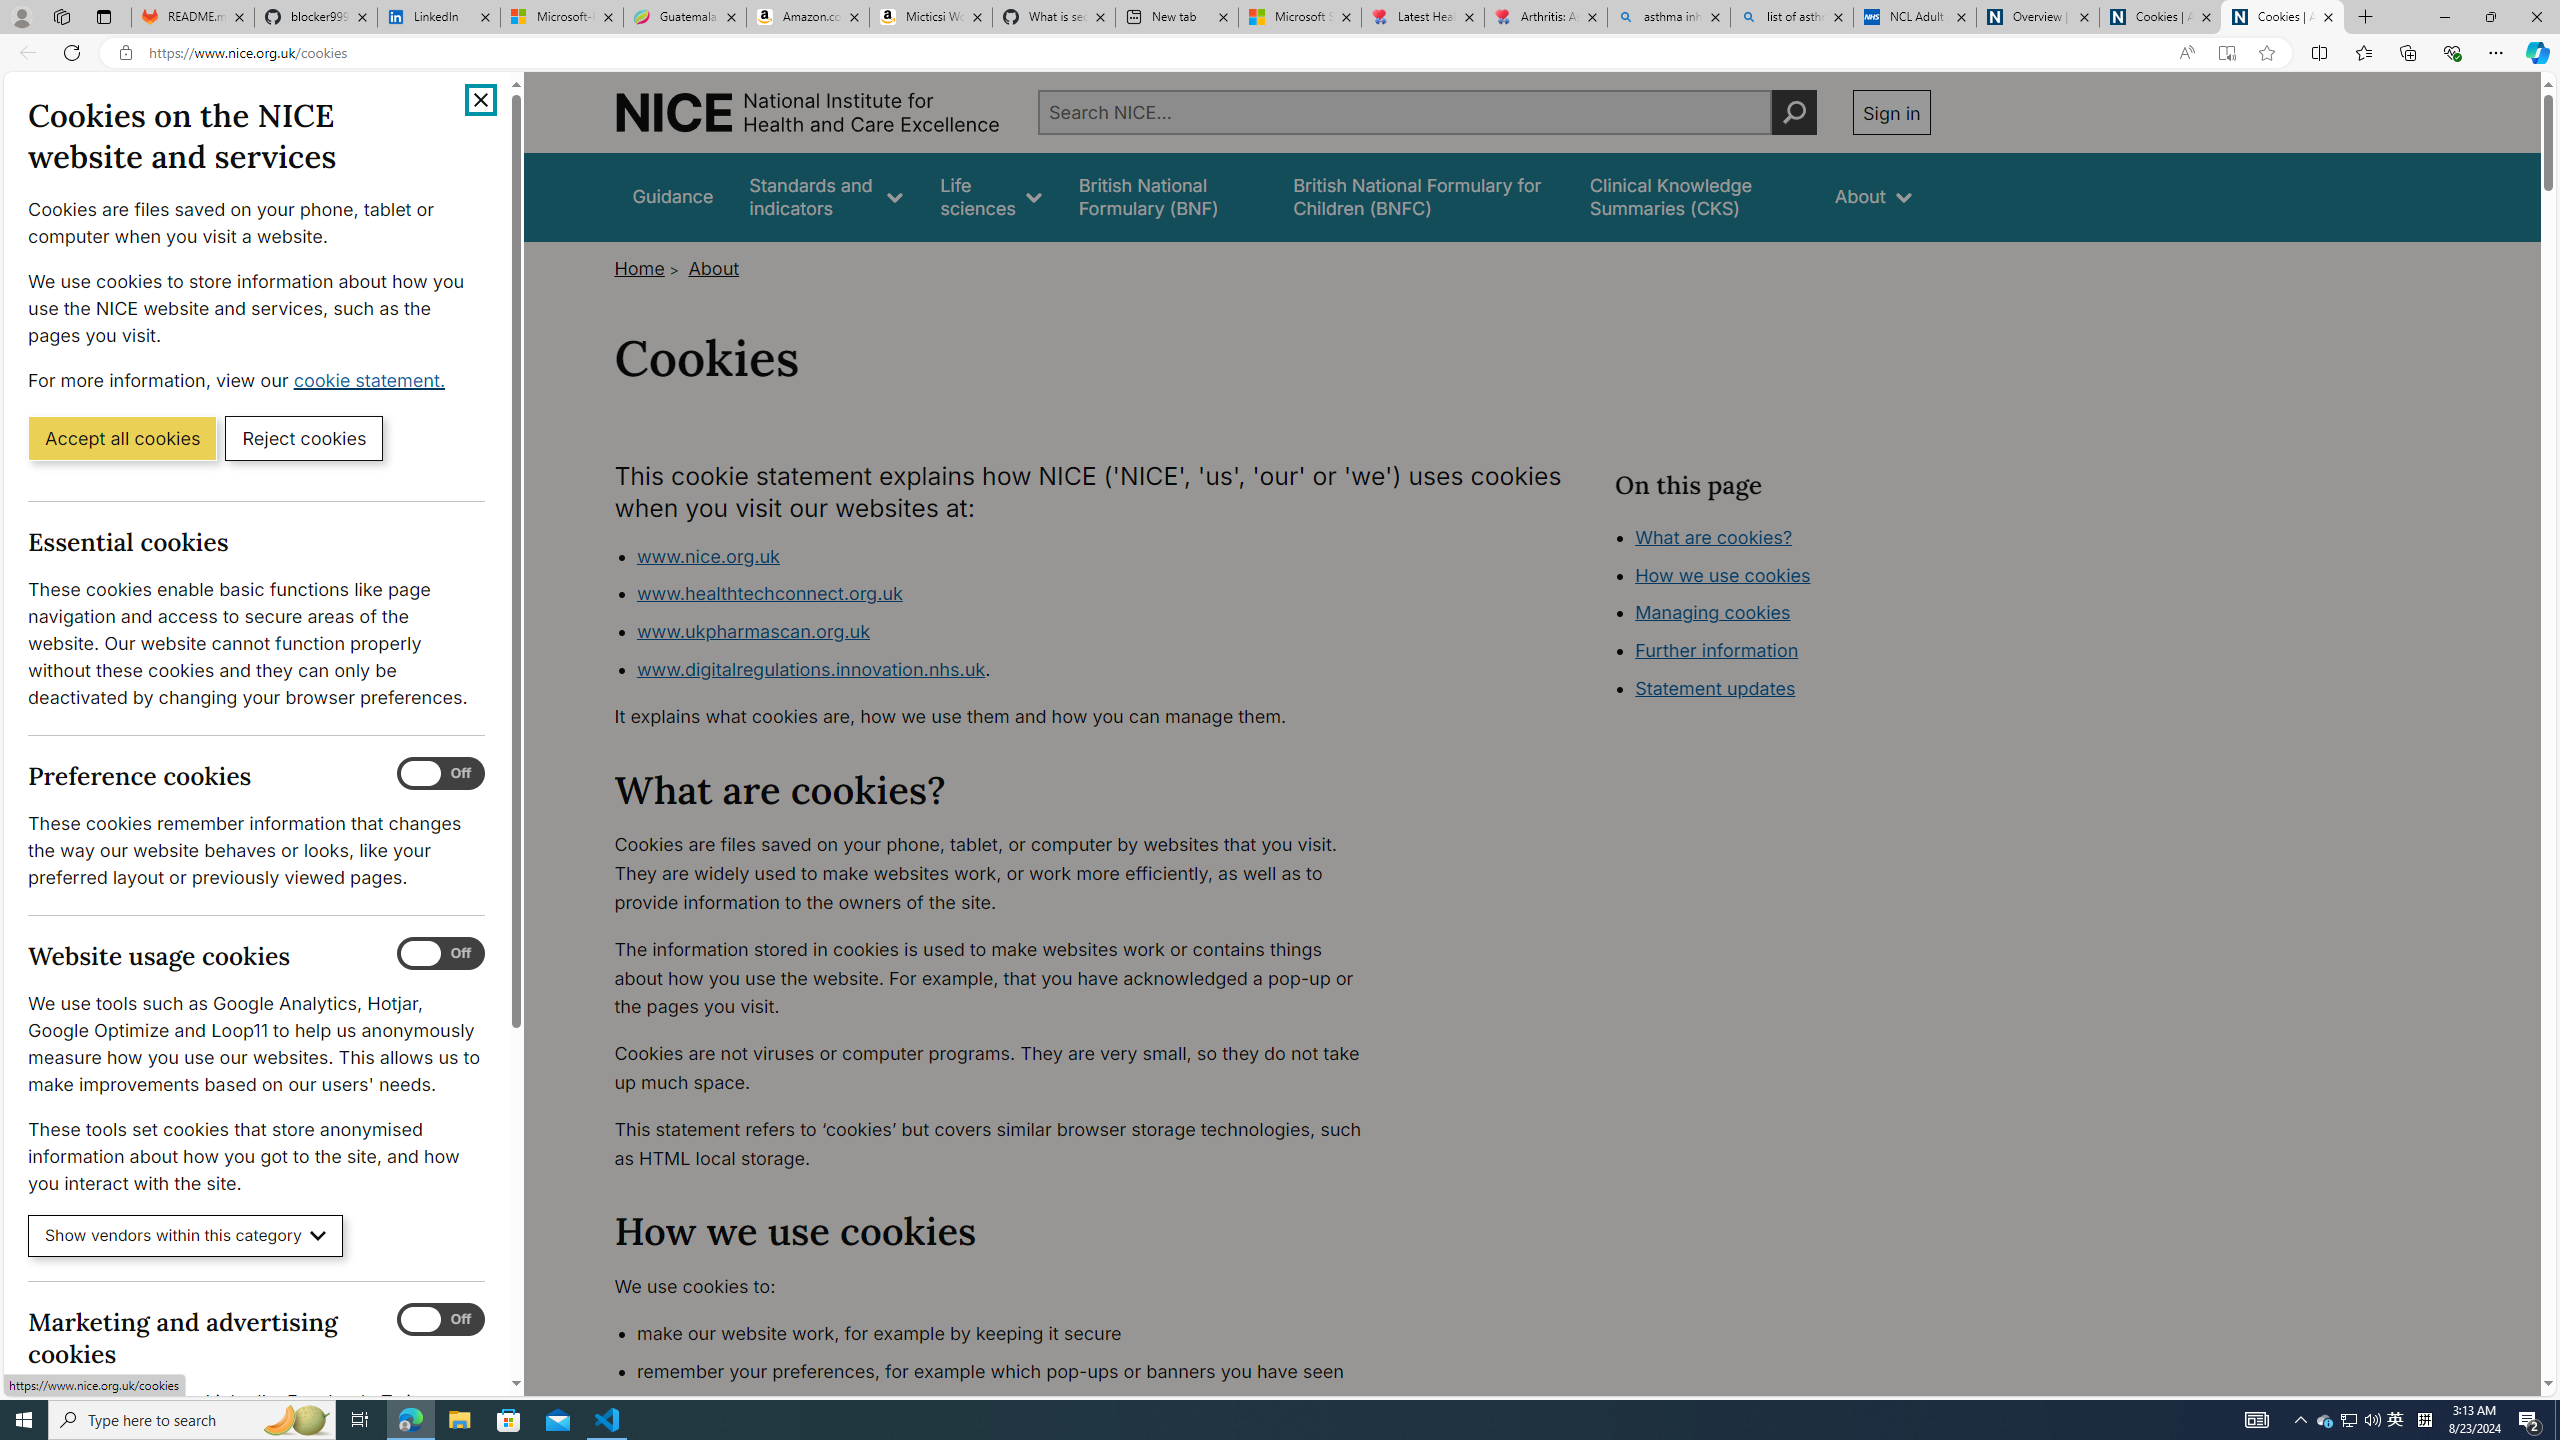 This screenshot has width=2560, height=1440. I want to click on 'cookie statement. (Opens in a new window)', so click(371, 379).